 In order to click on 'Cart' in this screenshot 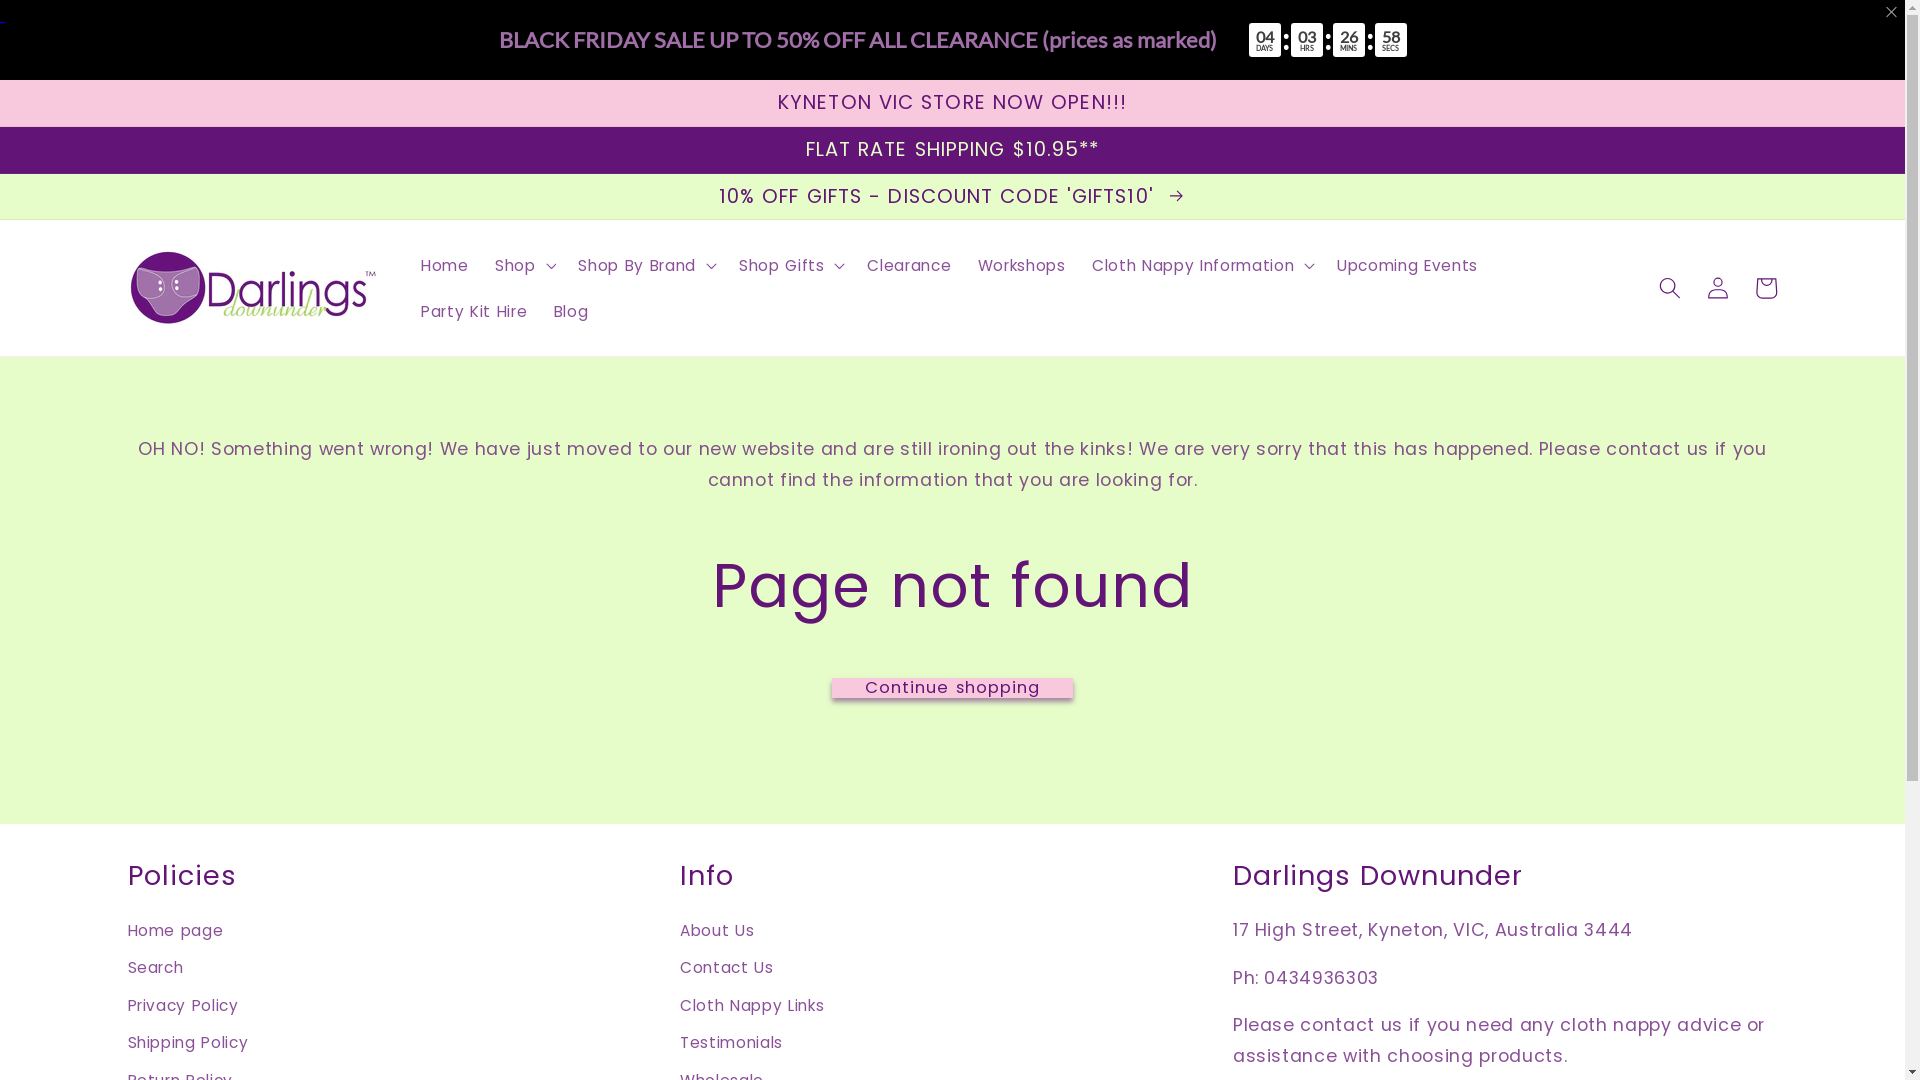, I will do `click(1766, 288)`.